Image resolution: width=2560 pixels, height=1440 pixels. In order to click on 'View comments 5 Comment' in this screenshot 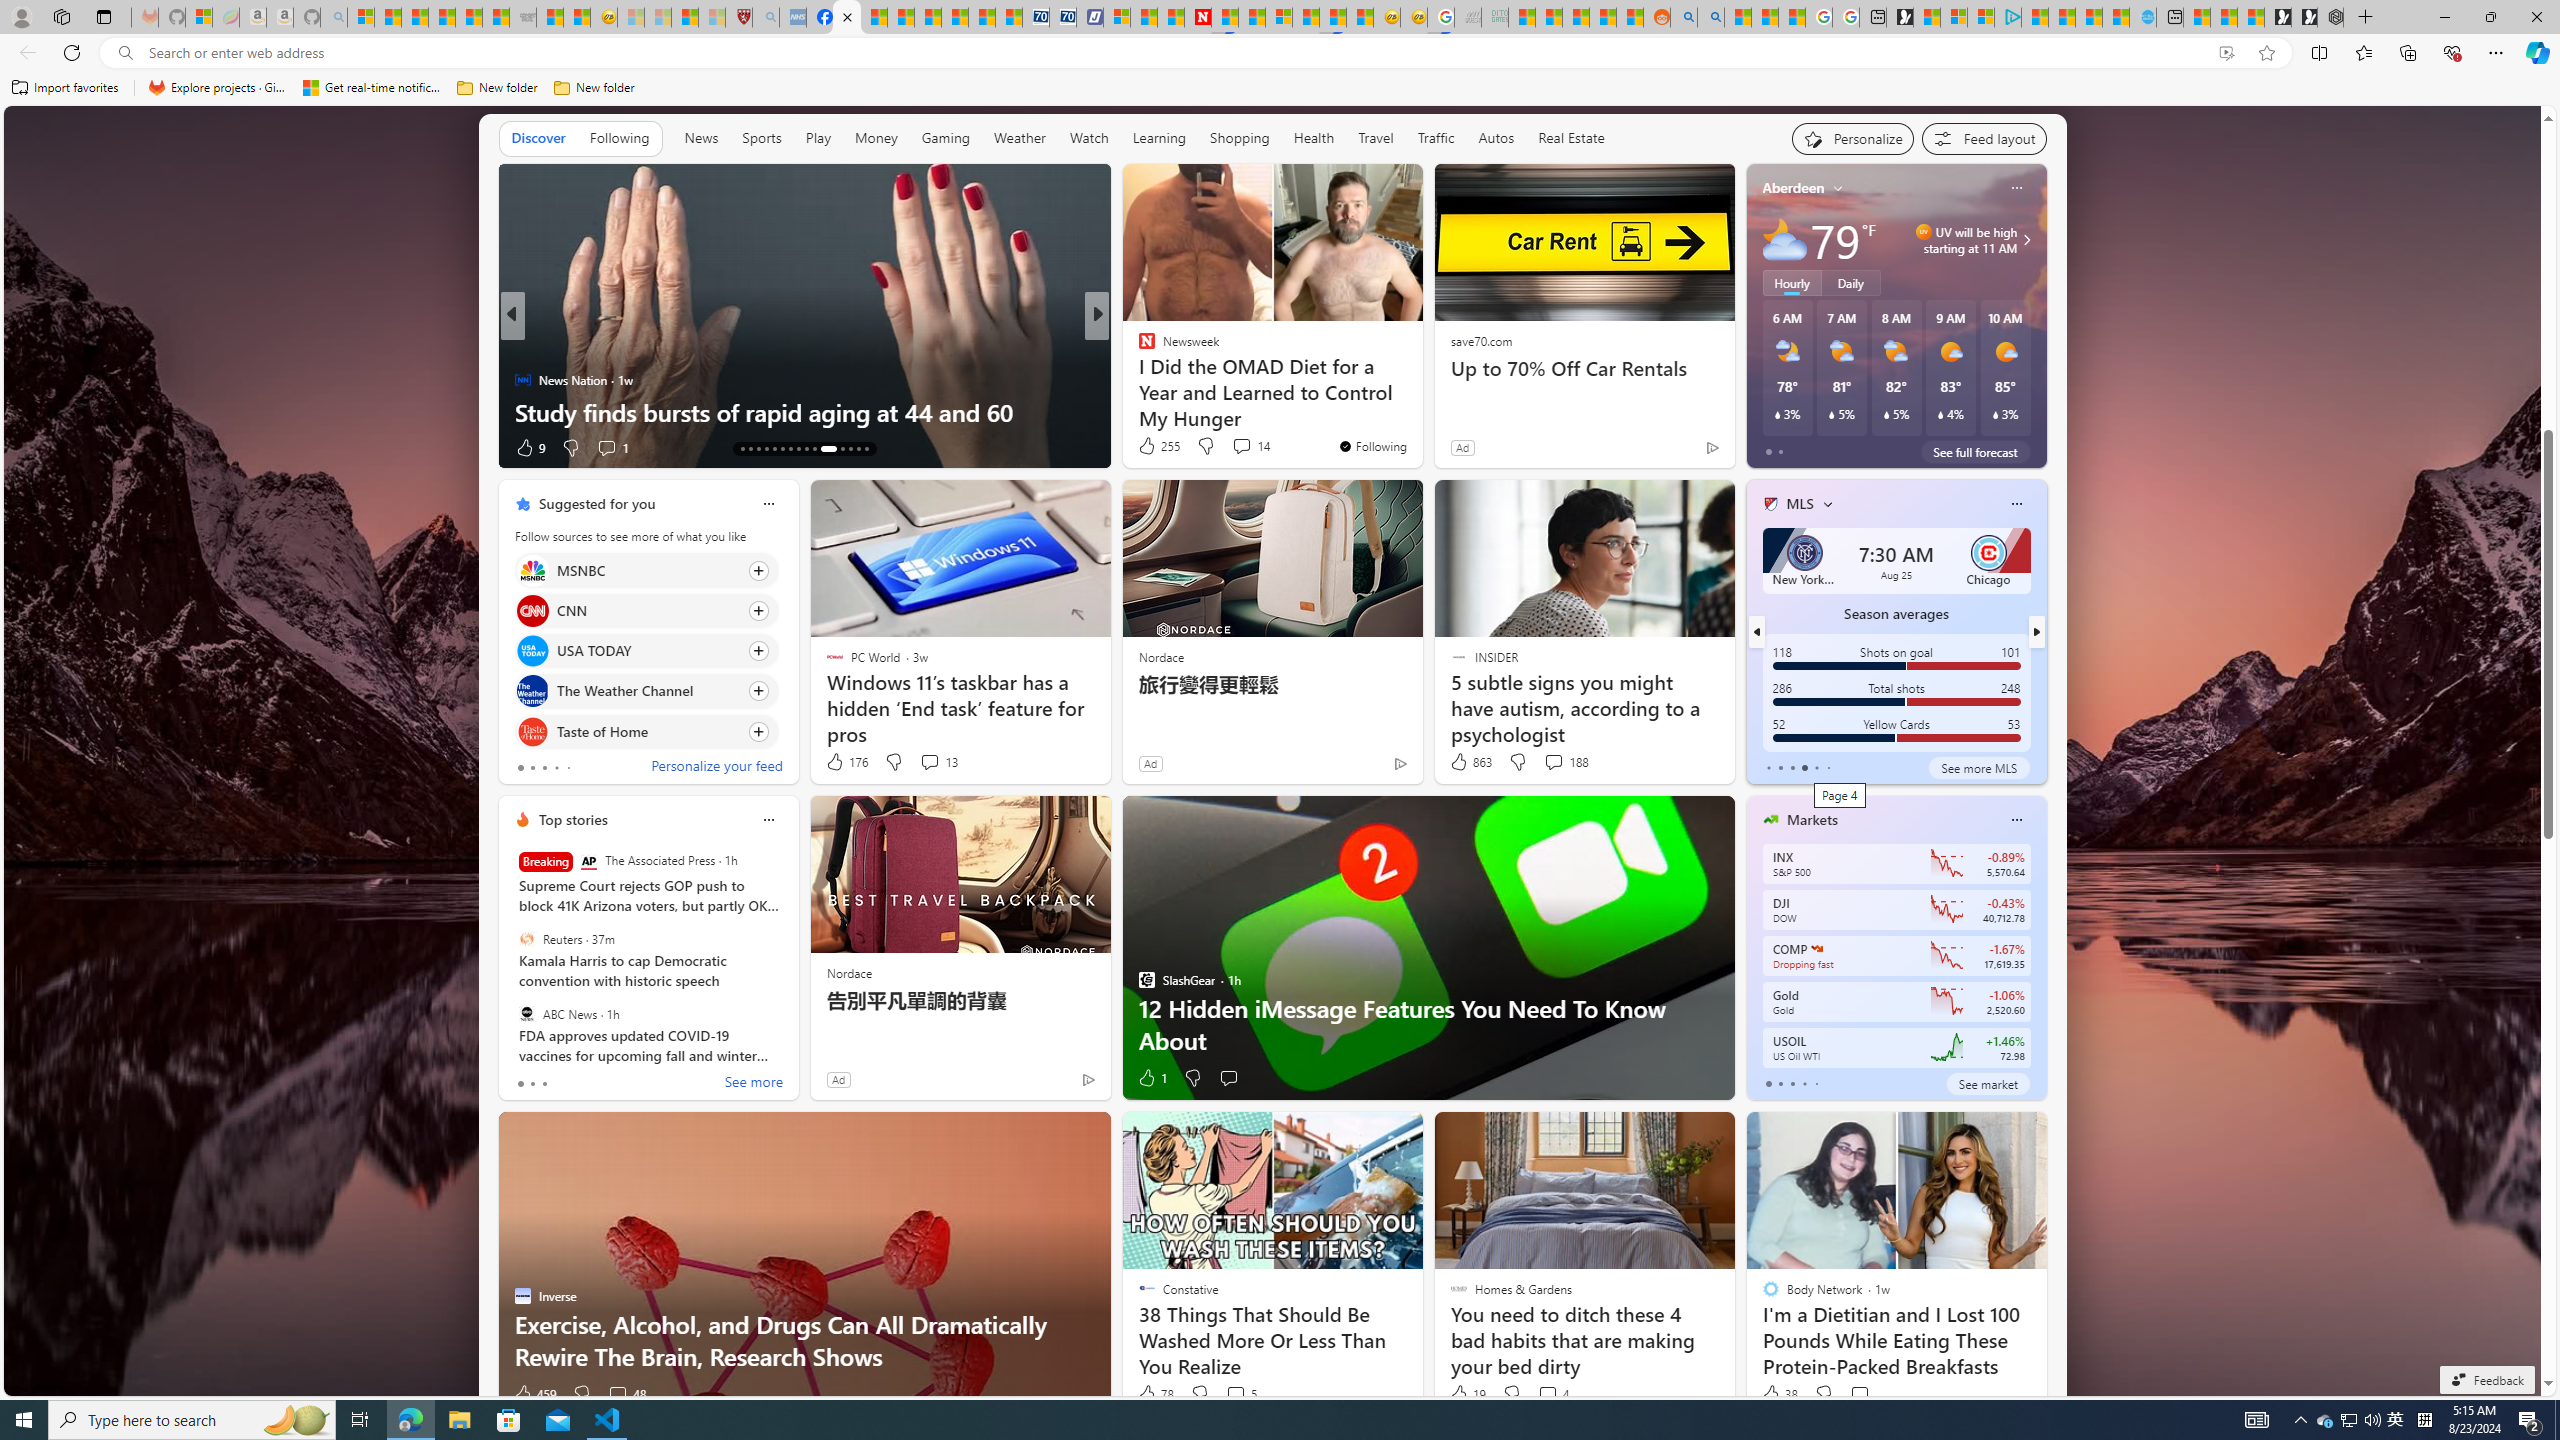, I will do `click(1235, 1393)`.